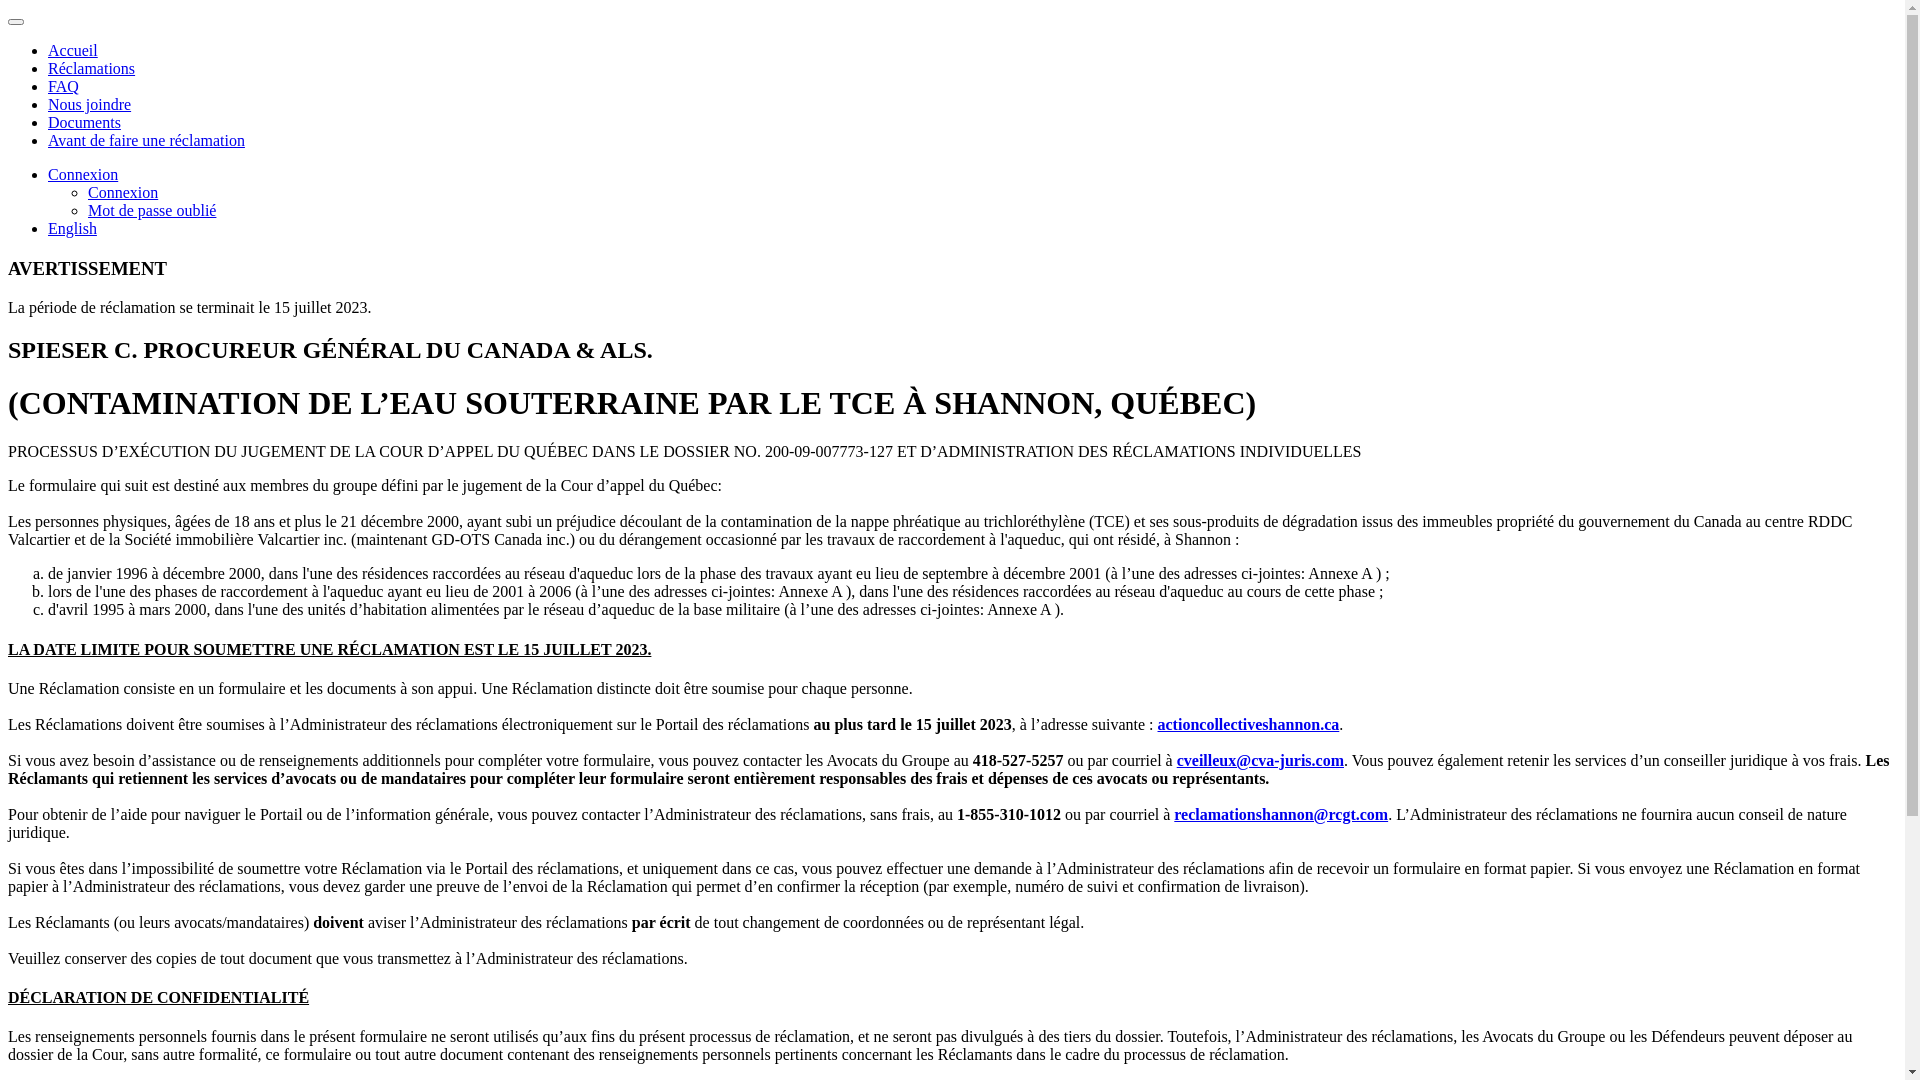 This screenshot has width=1920, height=1080. What do you see at coordinates (72, 49) in the screenshot?
I see `'Accueil'` at bounding box center [72, 49].